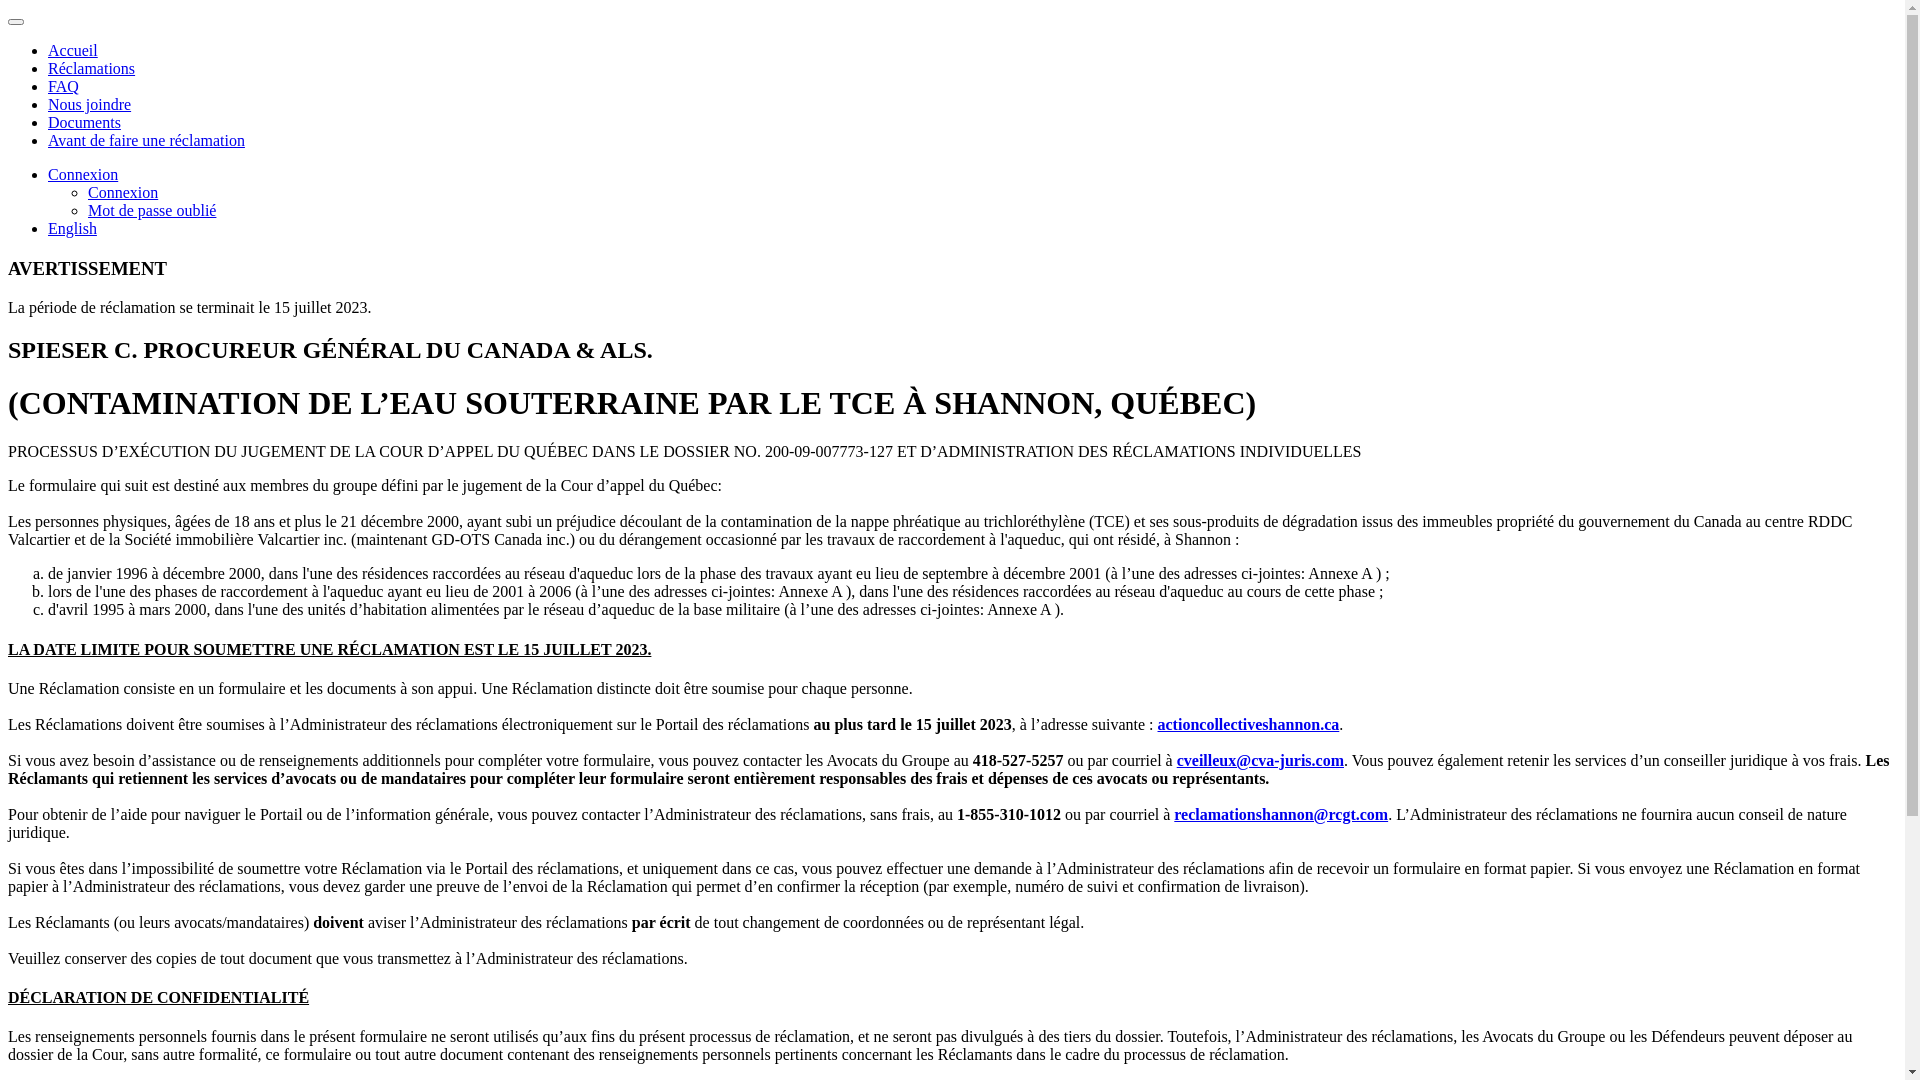 This screenshot has width=1920, height=1080. What do you see at coordinates (72, 49) in the screenshot?
I see `'Accueil'` at bounding box center [72, 49].